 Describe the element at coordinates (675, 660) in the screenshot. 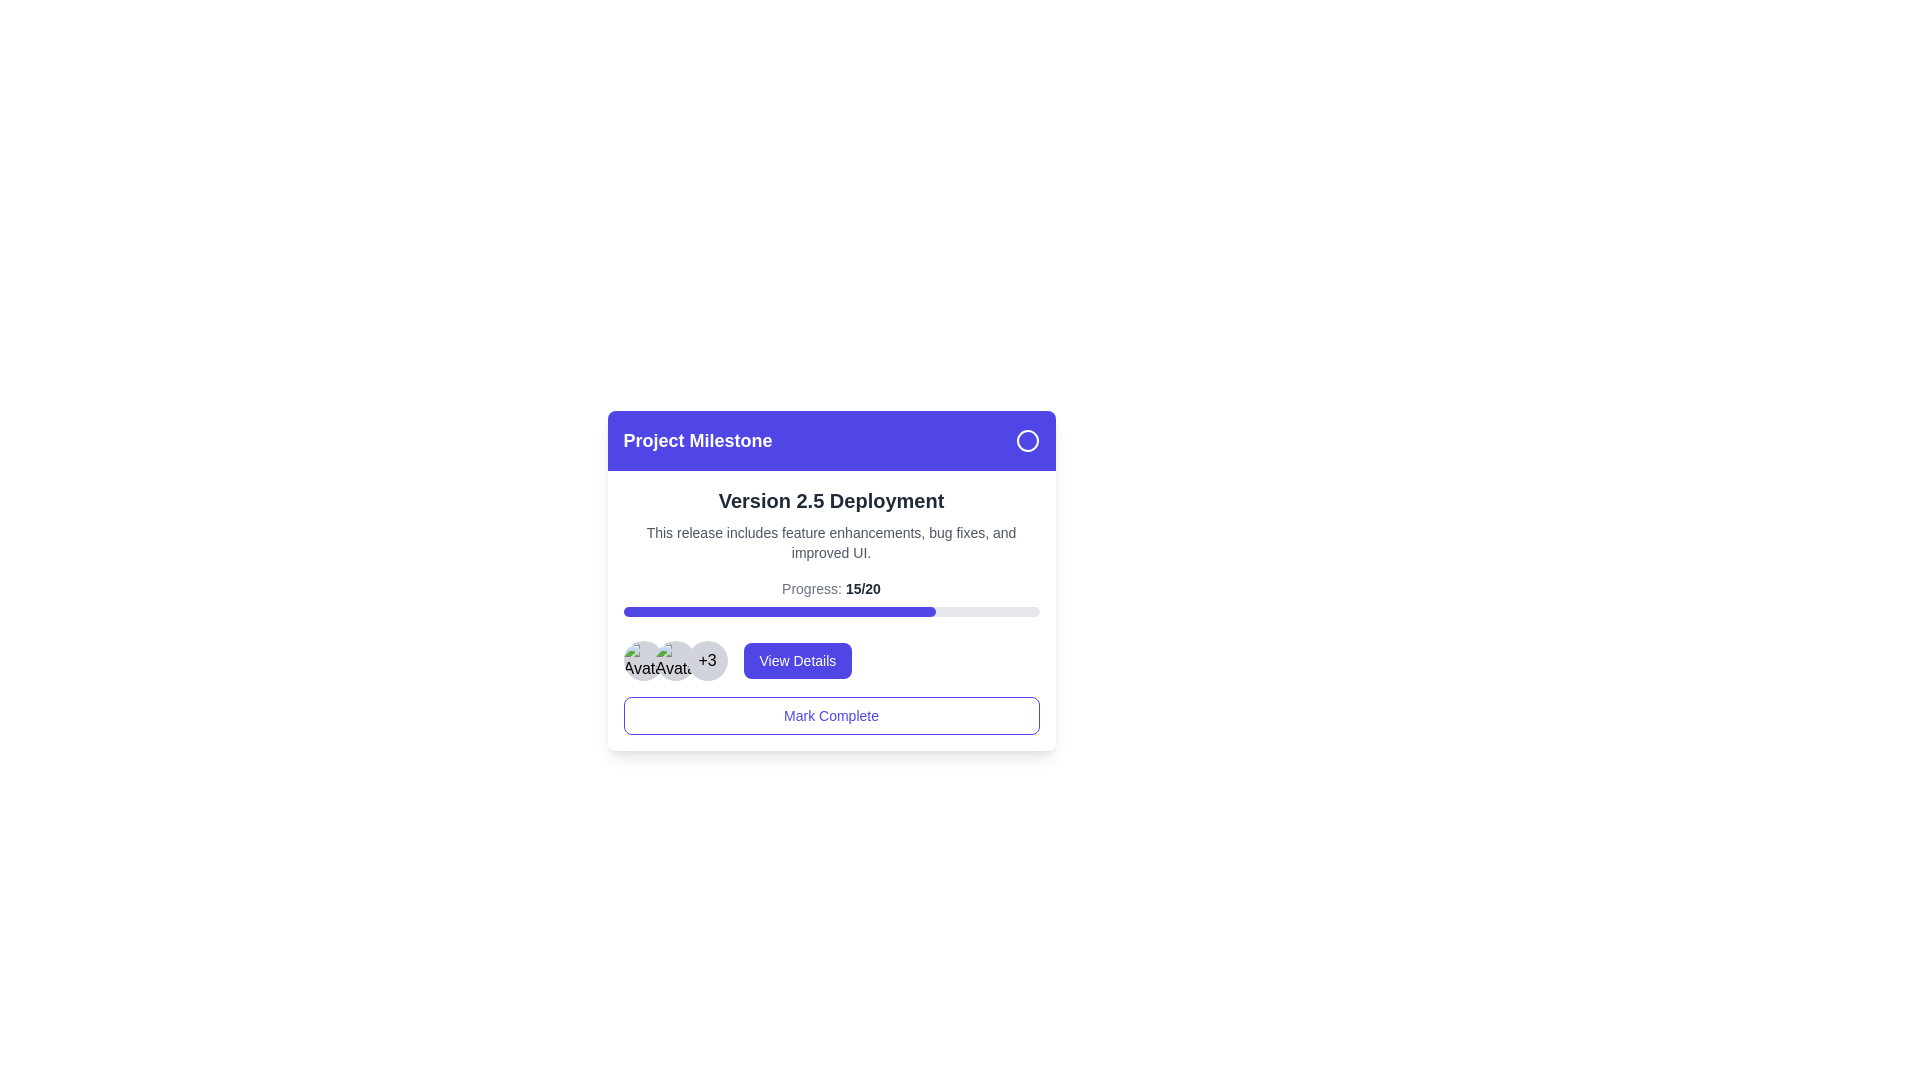

I see `the second circular avatar placeholder located beneath the progress bar, which serves as a user avatar or profile picture` at that location.